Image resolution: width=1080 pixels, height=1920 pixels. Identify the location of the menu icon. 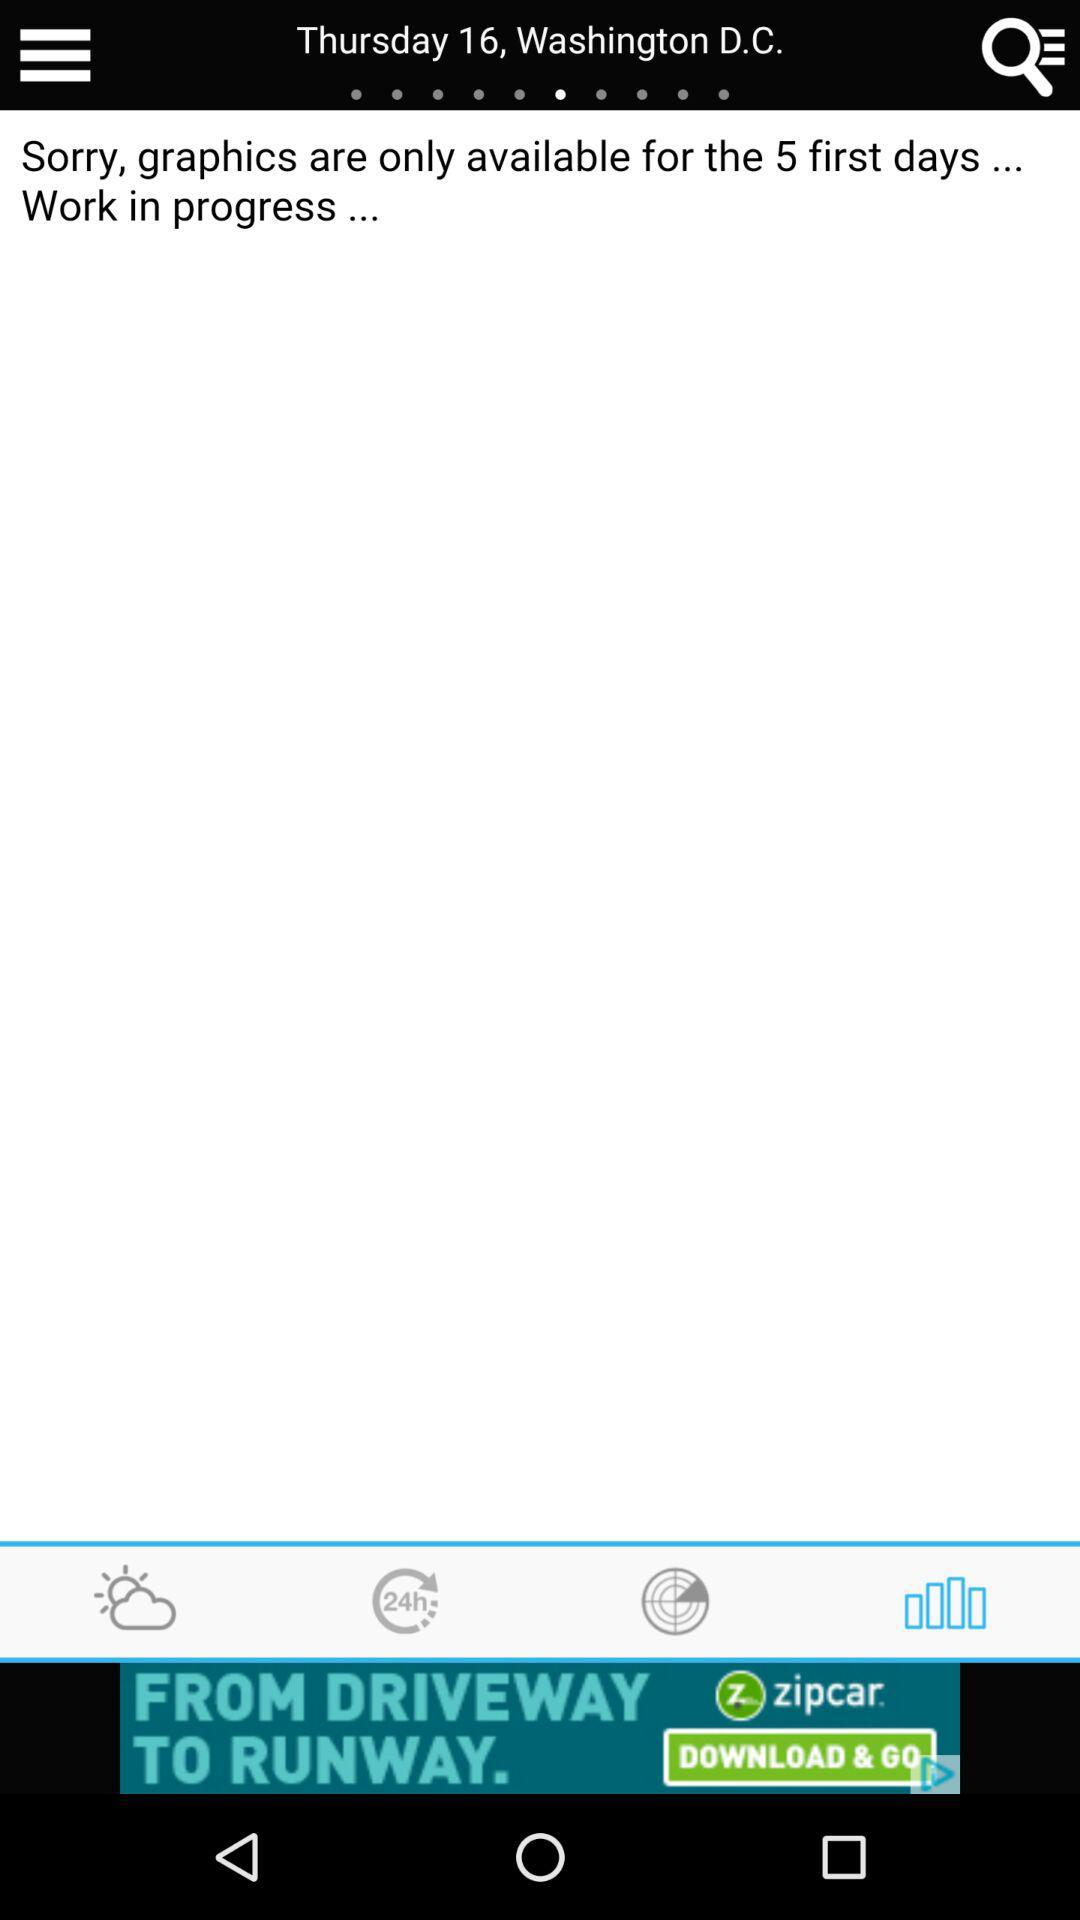
(54, 58).